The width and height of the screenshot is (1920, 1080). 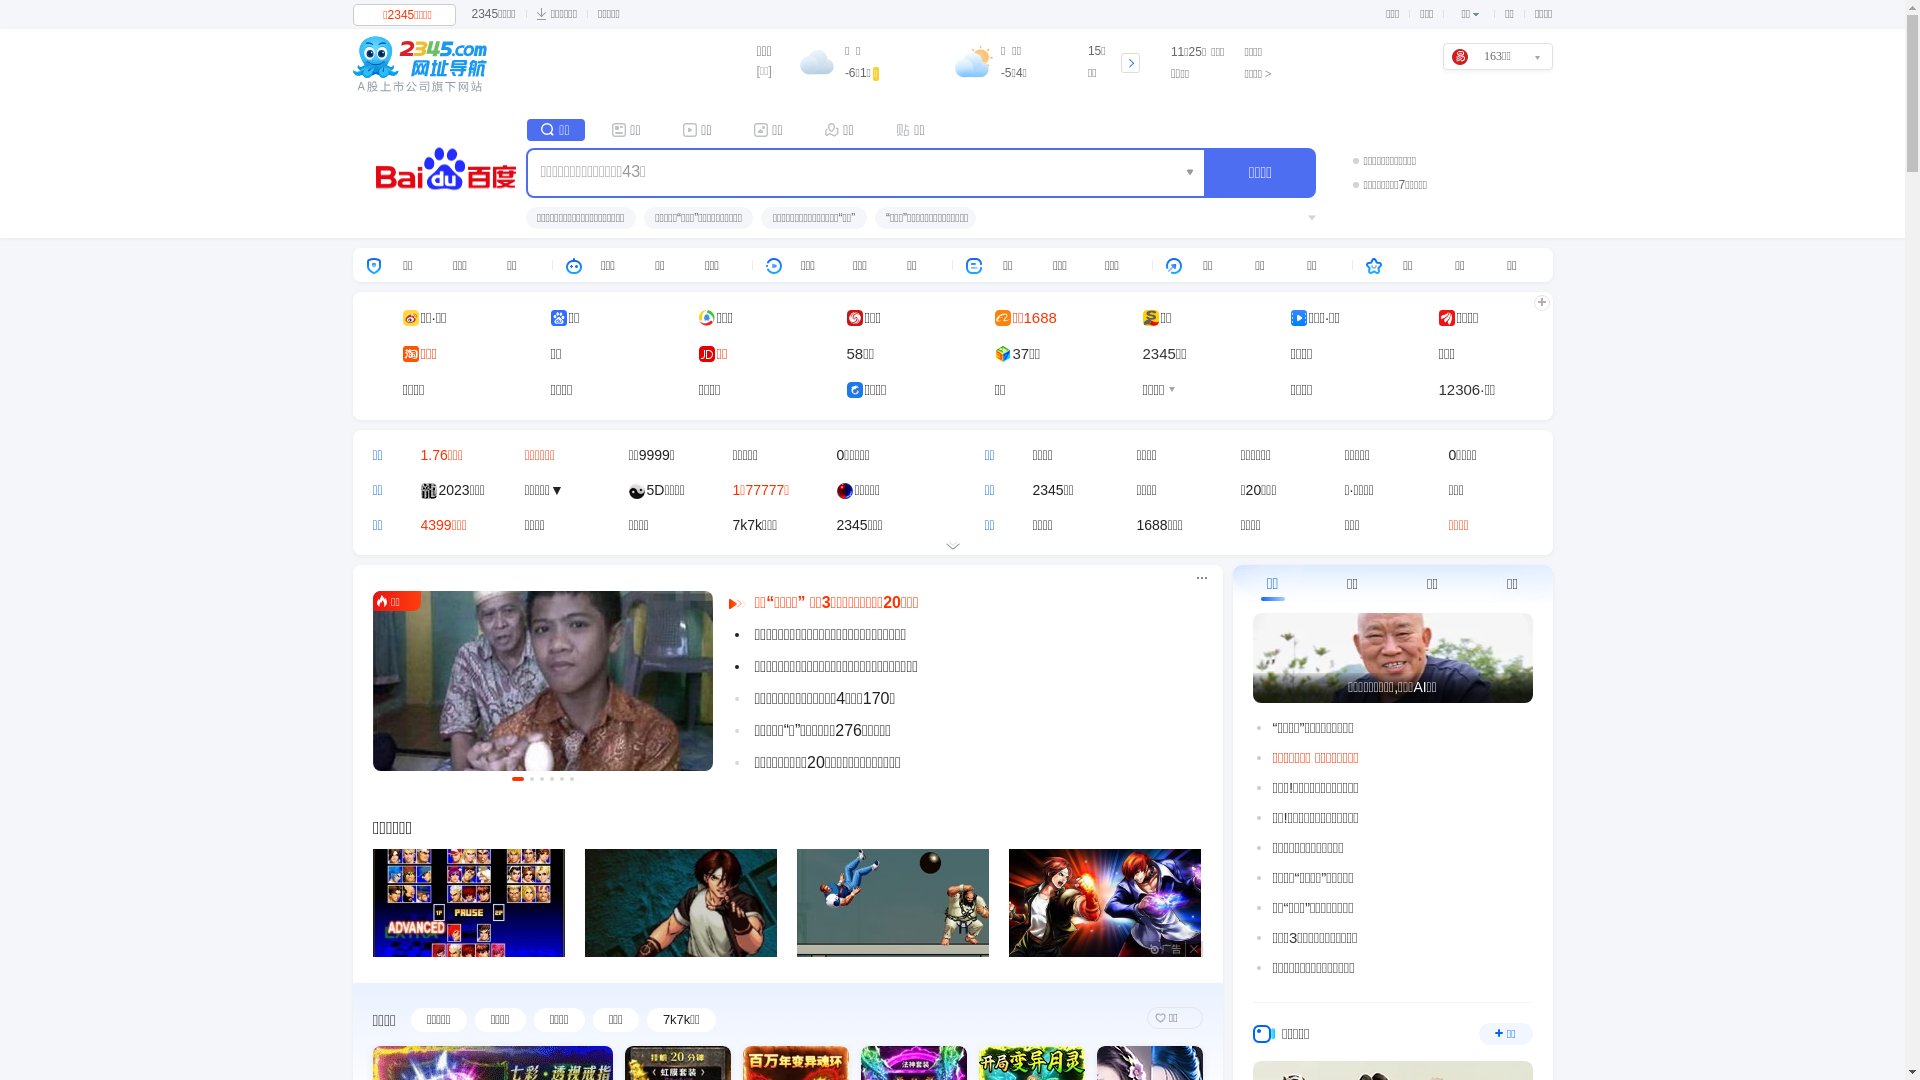 I want to click on '12306', so click(x=1437, y=389).